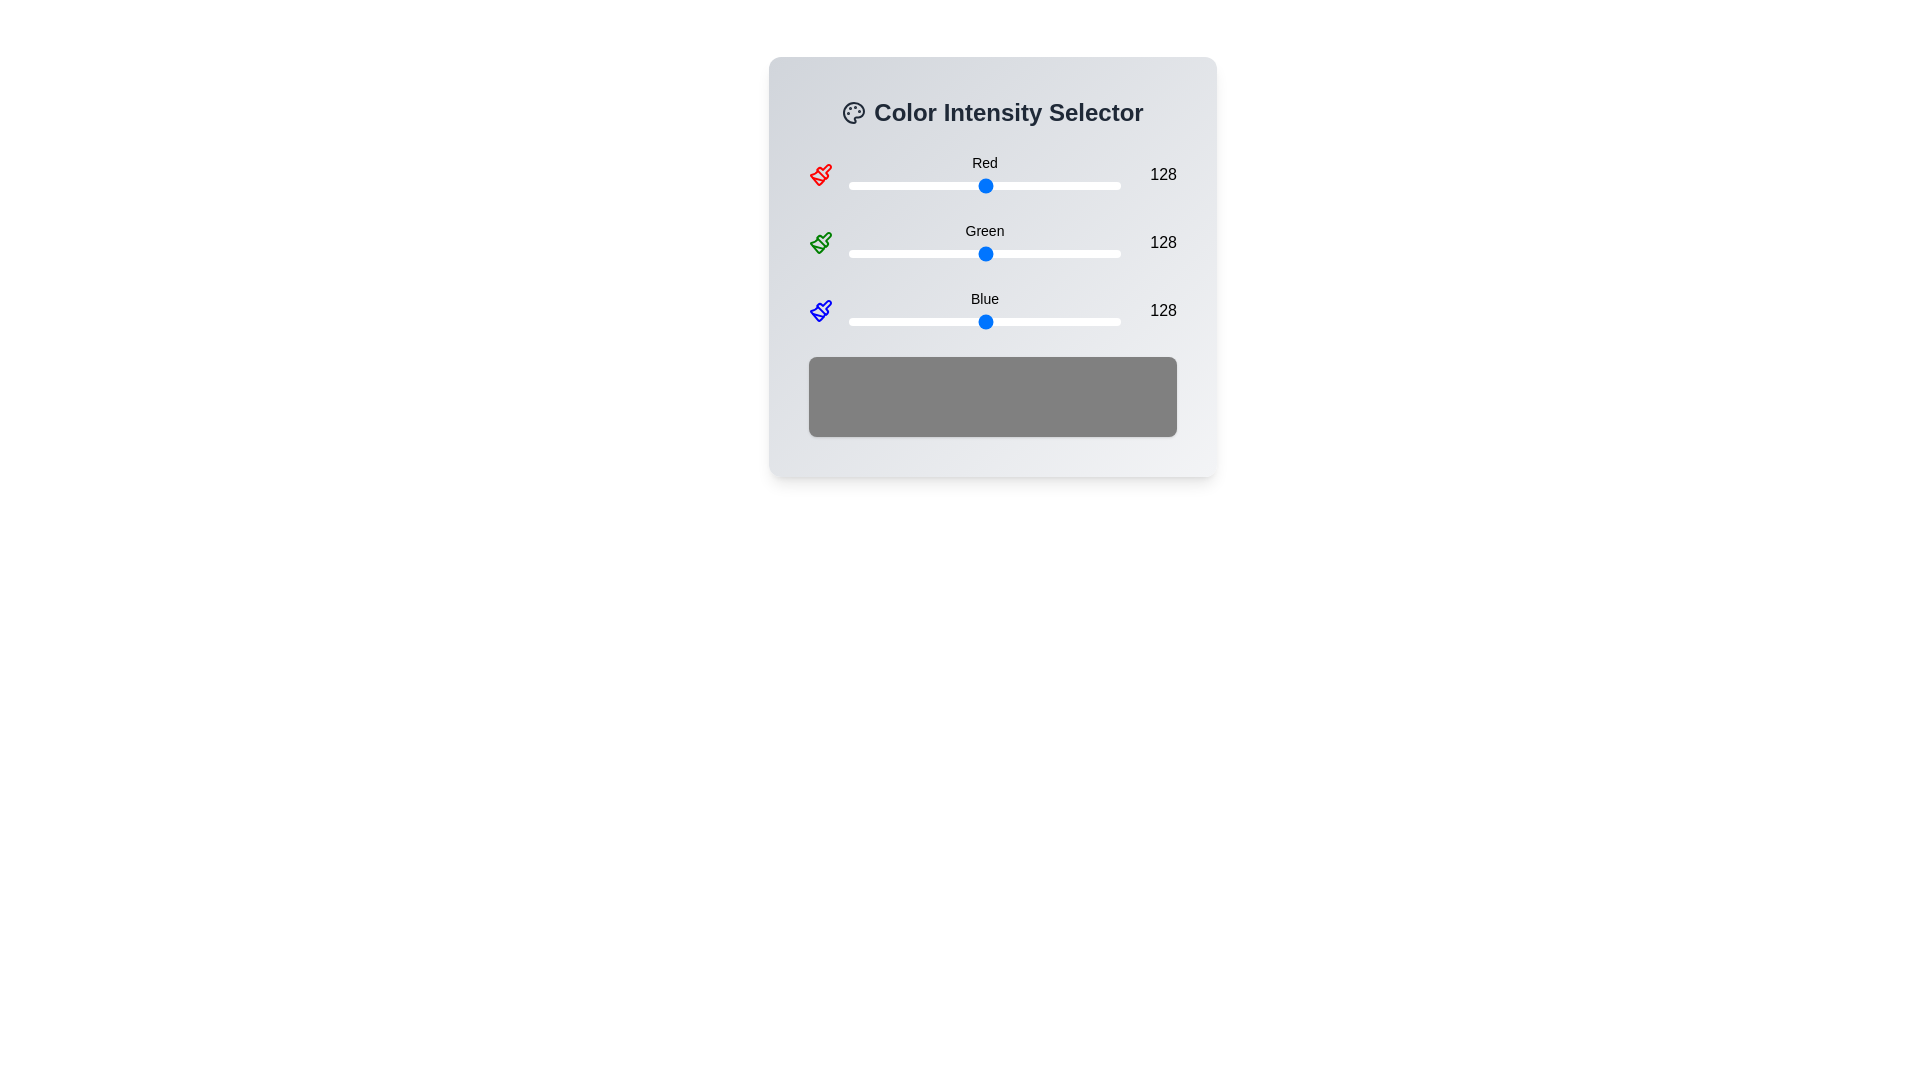 The width and height of the screenshot is (1920, 1080). What do you see at coordinates (1156, 242) in the screenshot?
I see `the numeric label displaying the value '128', which is right-justified and styled in bold black text, indicating the current green color intensity value in a UI section with green elements` at bounding box center [1156, 242].